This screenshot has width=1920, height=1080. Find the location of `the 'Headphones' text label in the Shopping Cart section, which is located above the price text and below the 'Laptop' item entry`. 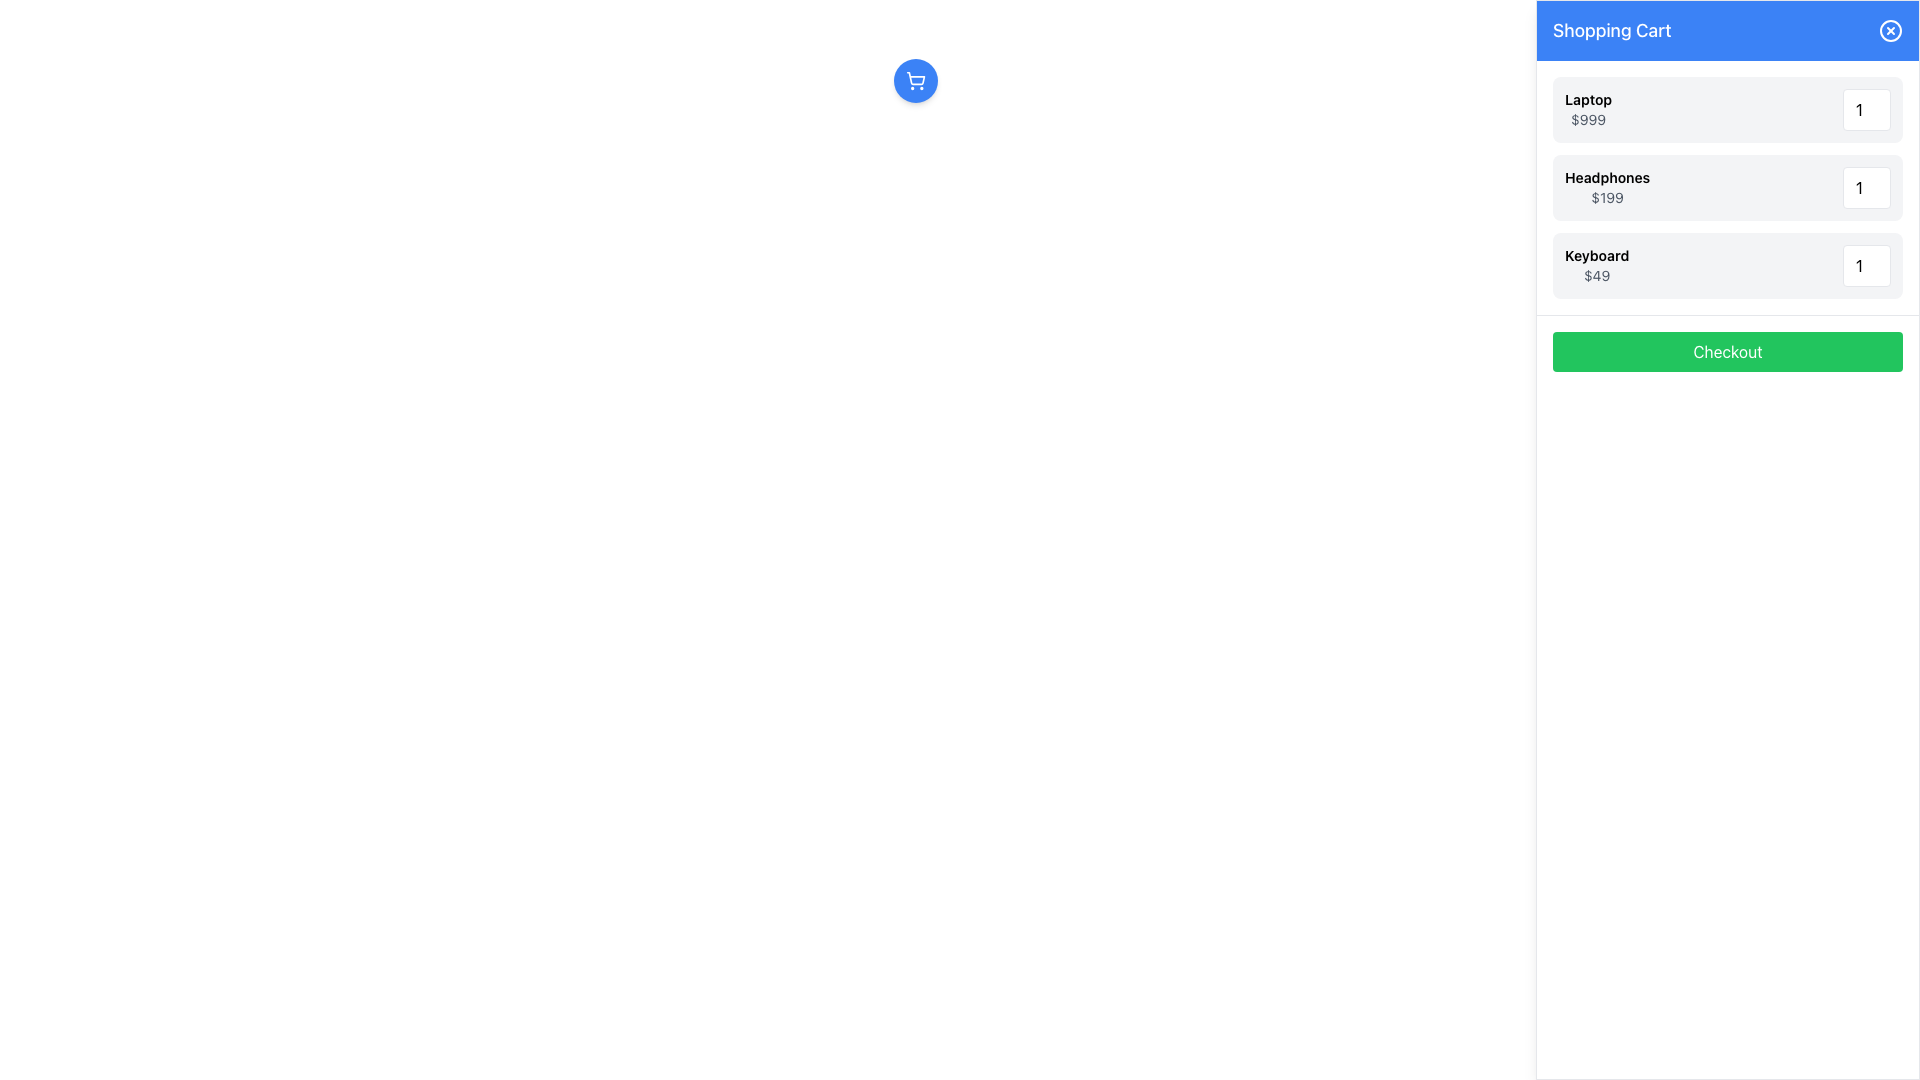

the 'Headphones' text label in the Shopping Cart section, which is located above the price text and below the 'Laptop' item entry is located at coordinates (1607, 176).